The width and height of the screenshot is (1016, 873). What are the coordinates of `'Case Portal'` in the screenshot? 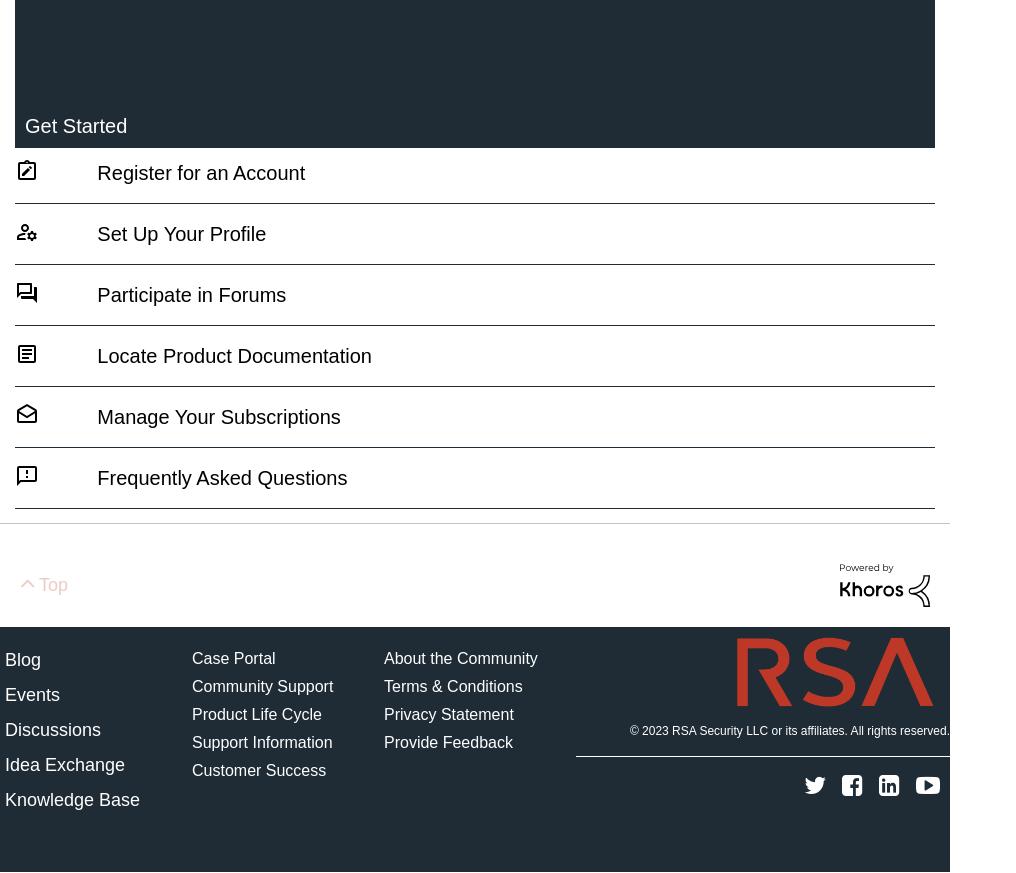 It's located at (233, 657).